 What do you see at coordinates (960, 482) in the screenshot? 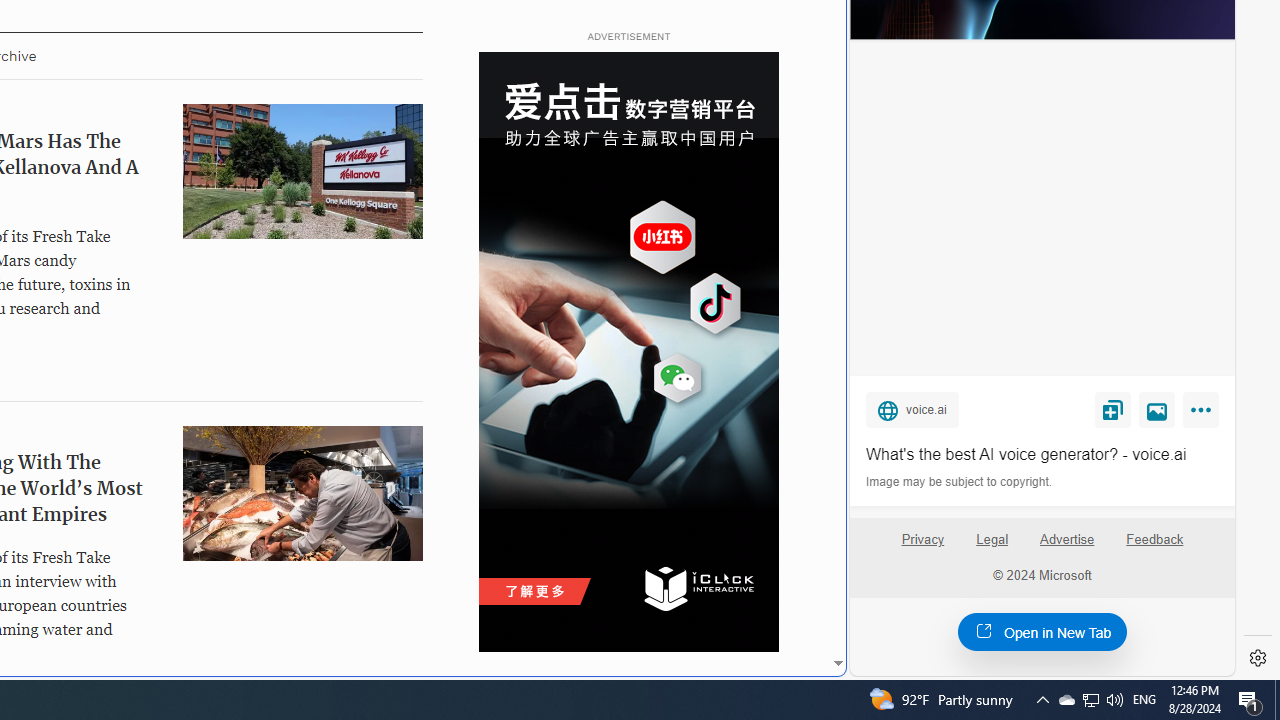
I see `'Image may be subject to copyright.'` at bounding box center [960, 482].